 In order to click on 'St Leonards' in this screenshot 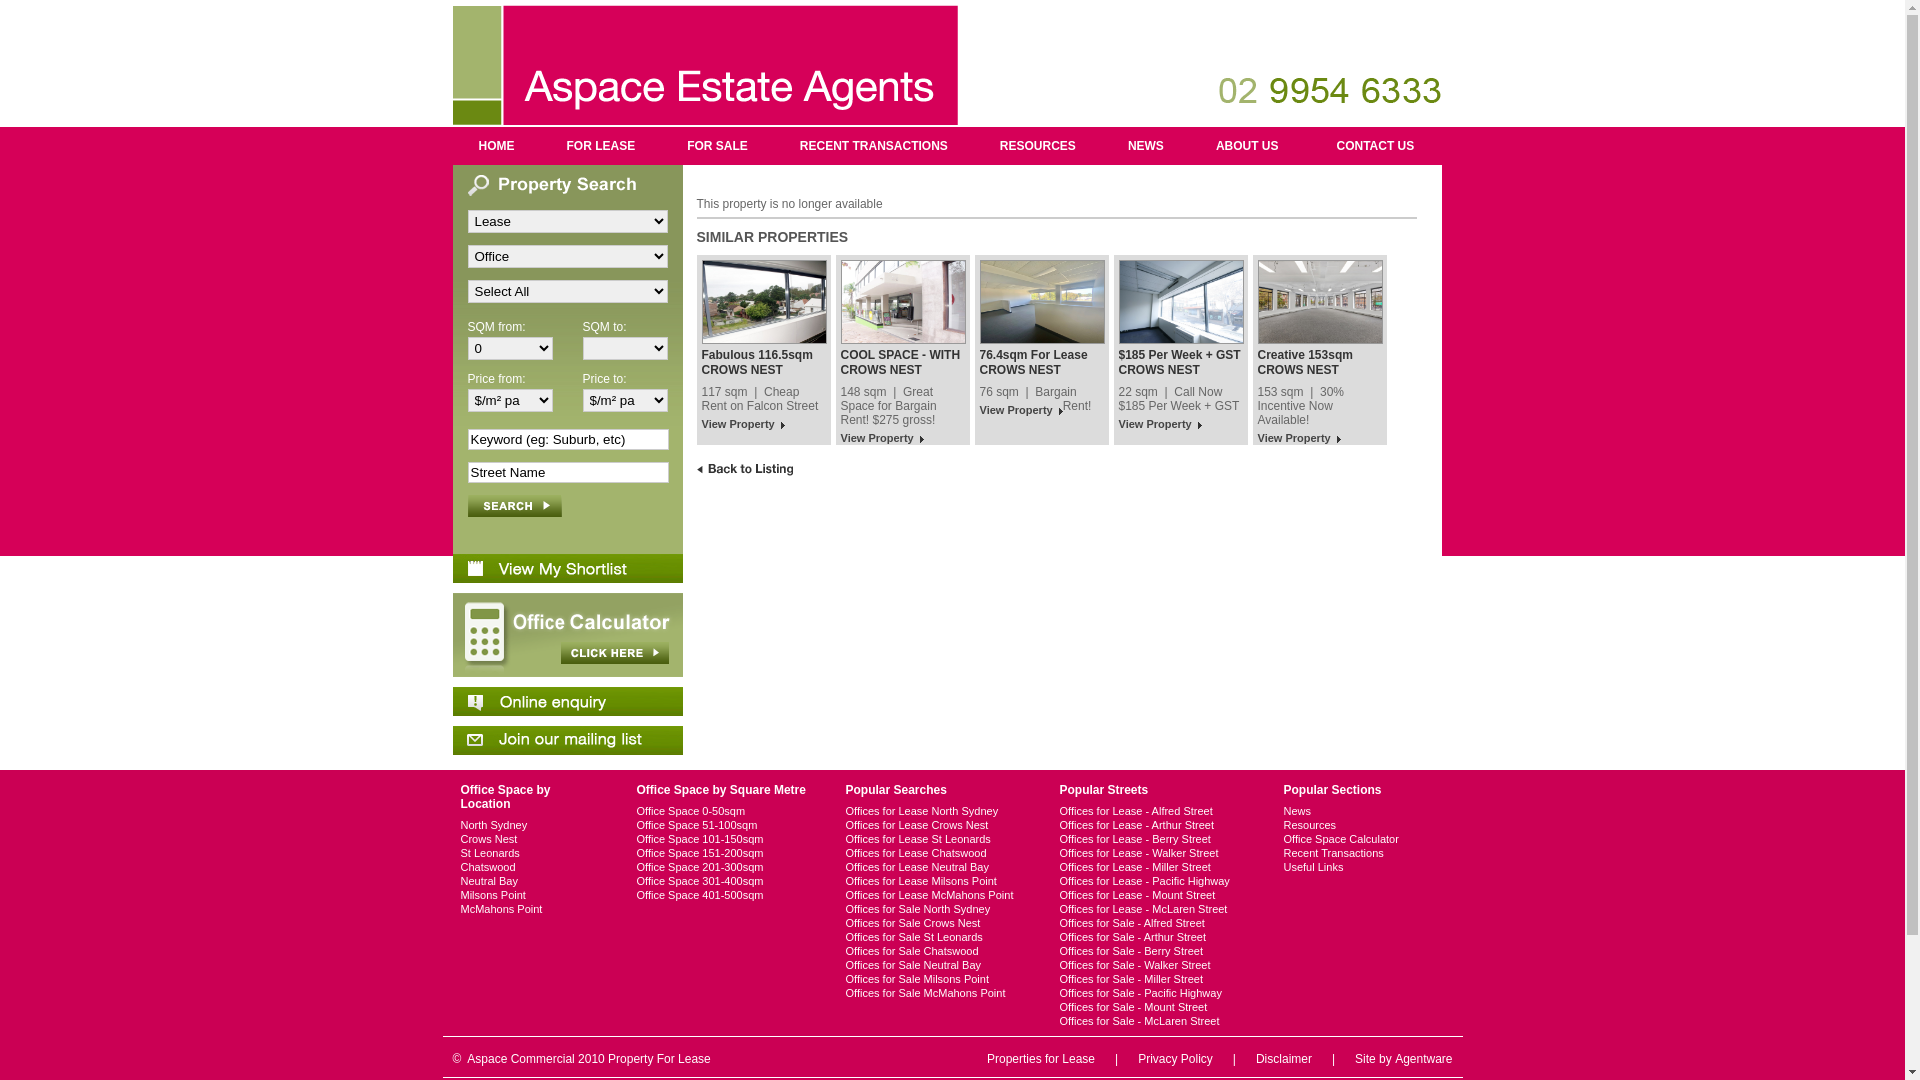, I will do `click(531, 852)`.